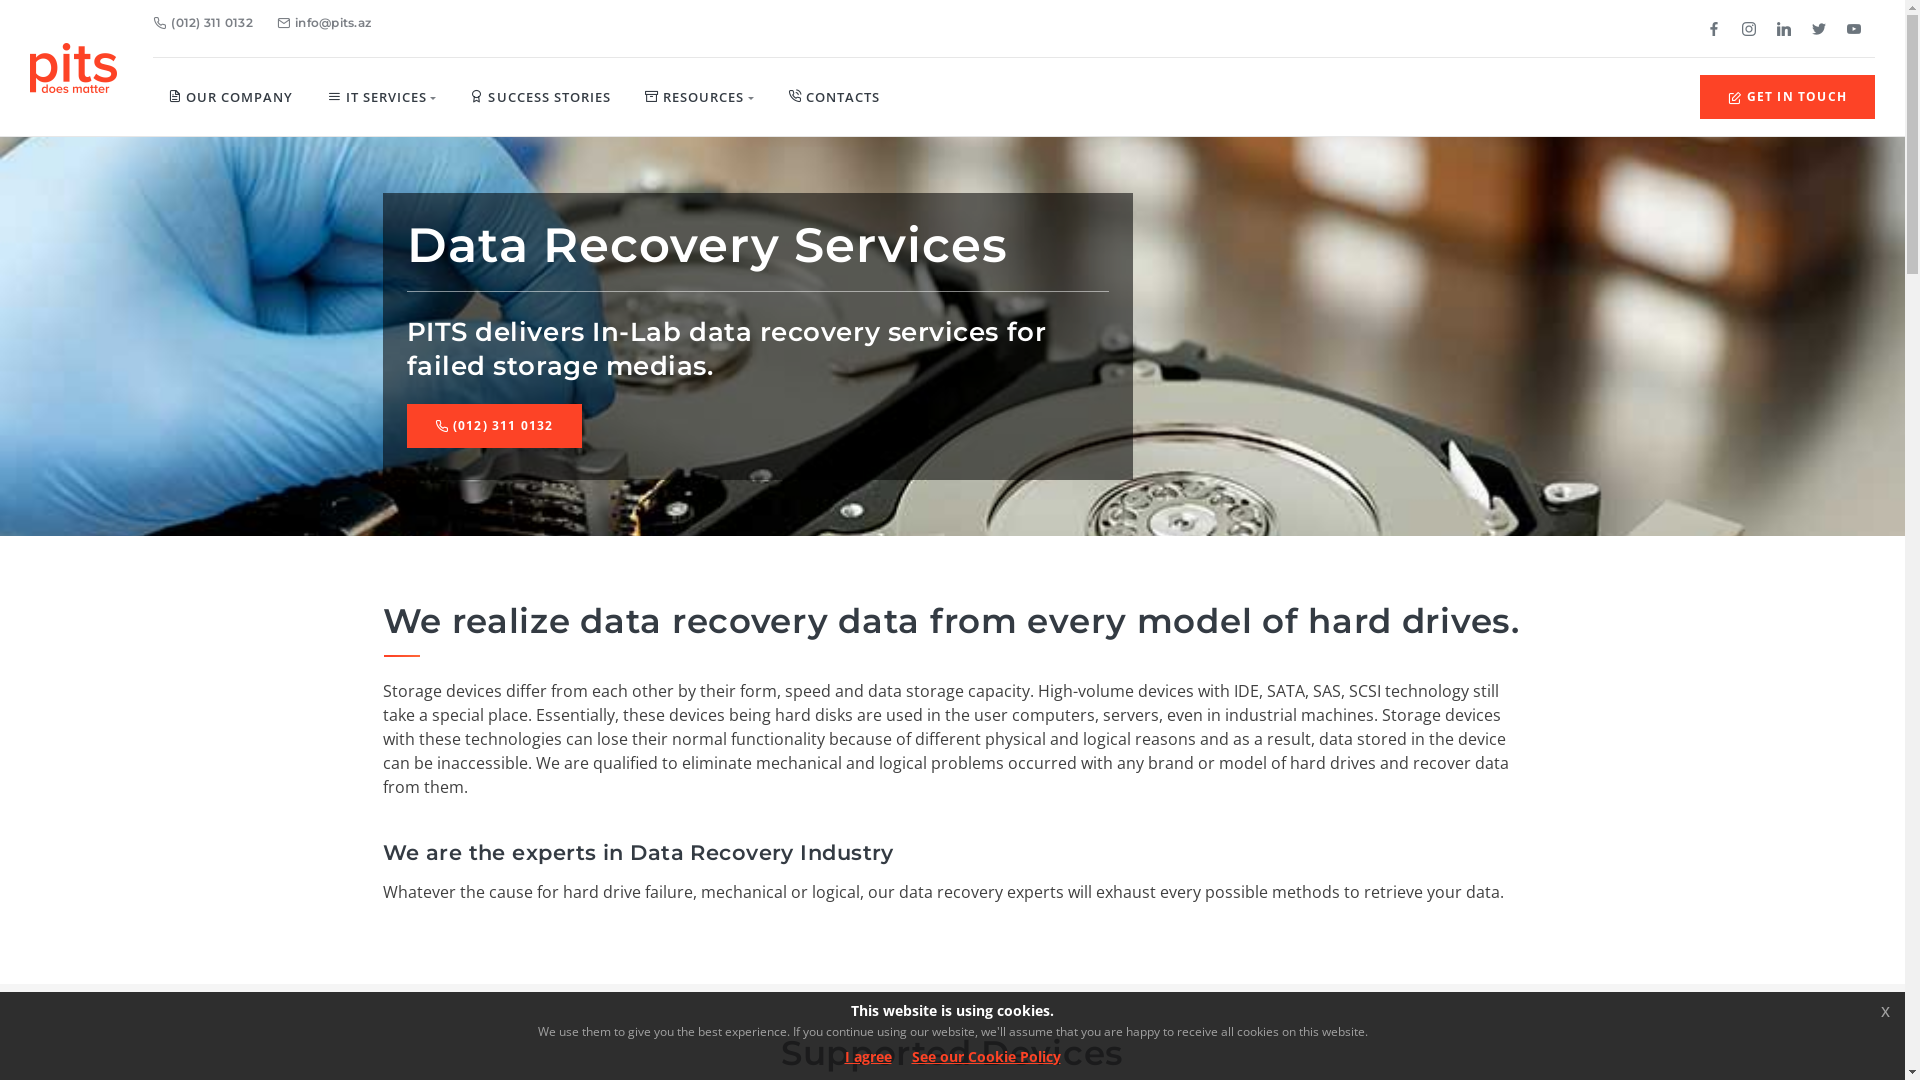 The image size is (1920, 1080). Describe the element at coordinates (986, 1055) in the screenshot. I see `'See our Cookie Policy'` at that location.